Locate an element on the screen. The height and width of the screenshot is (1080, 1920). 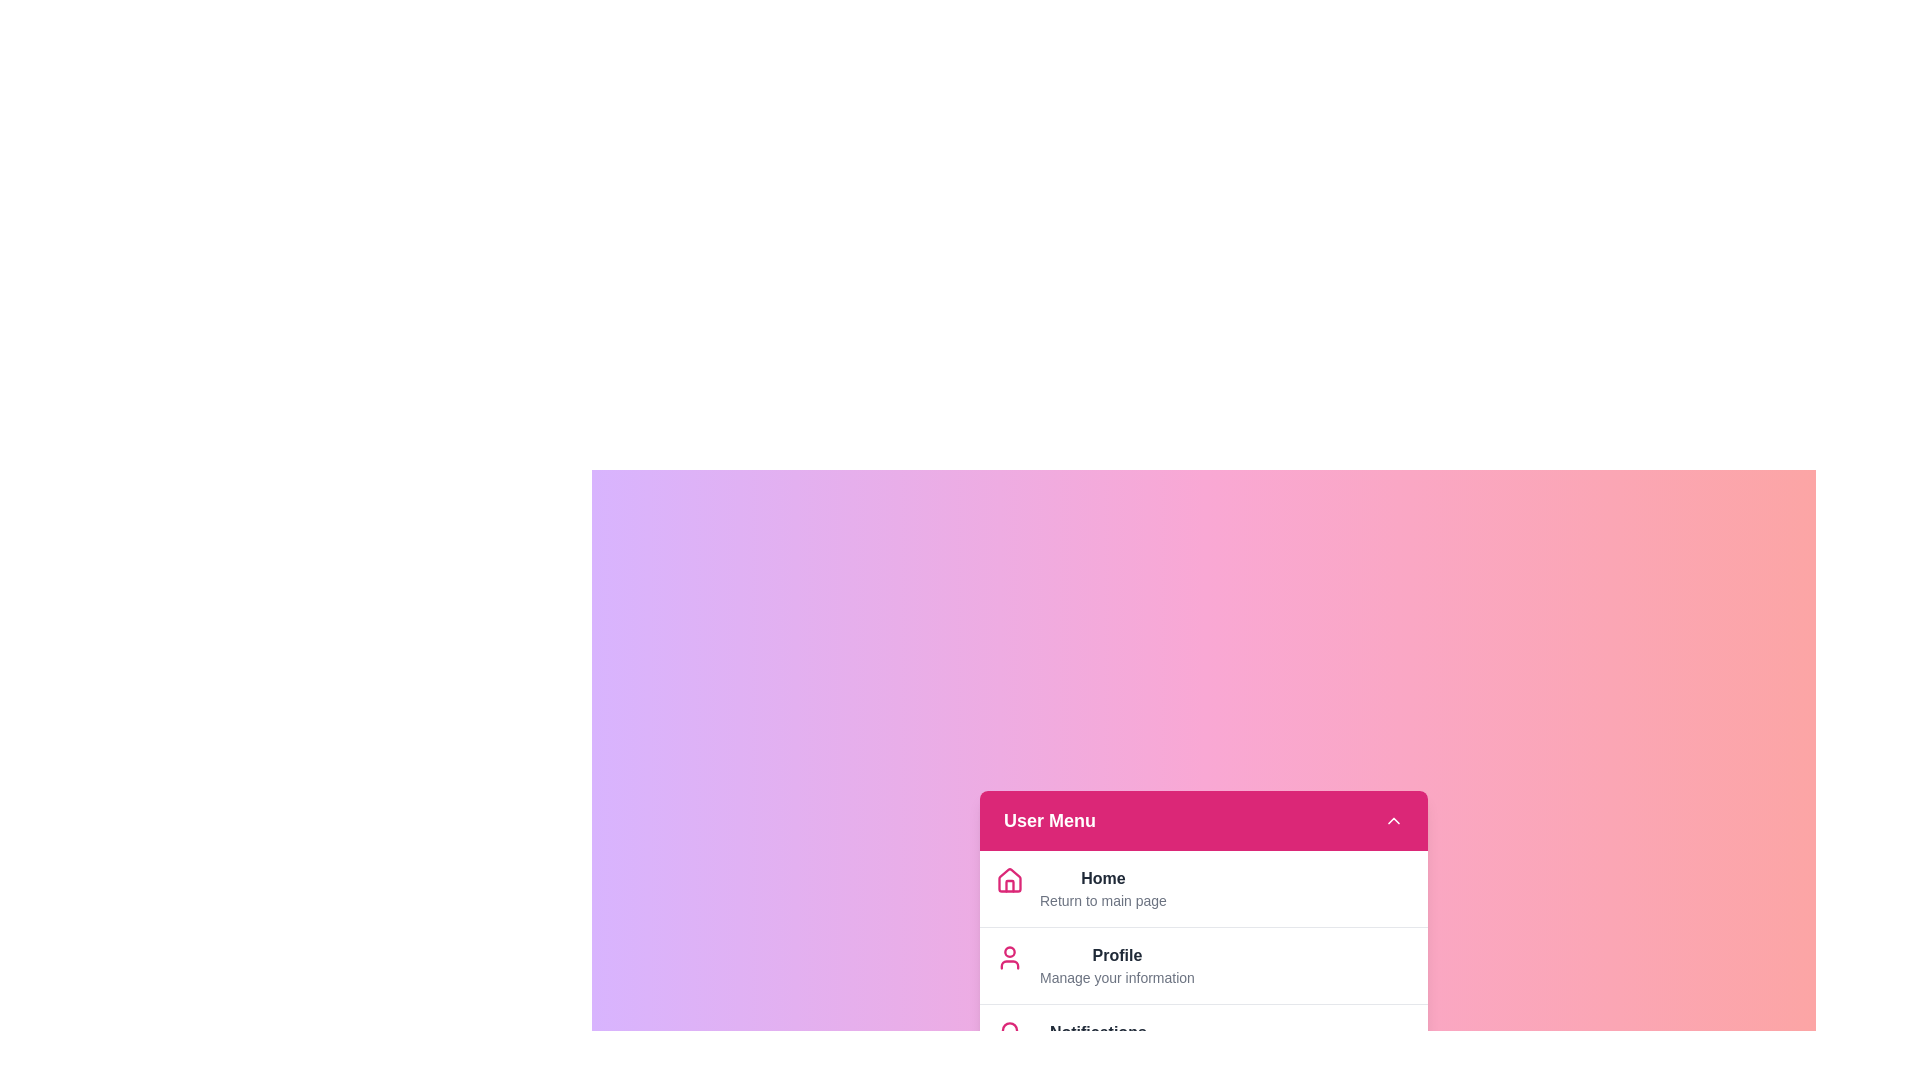
the toggle button to toggle the menu visibility is located at coordinates (1392, 820).